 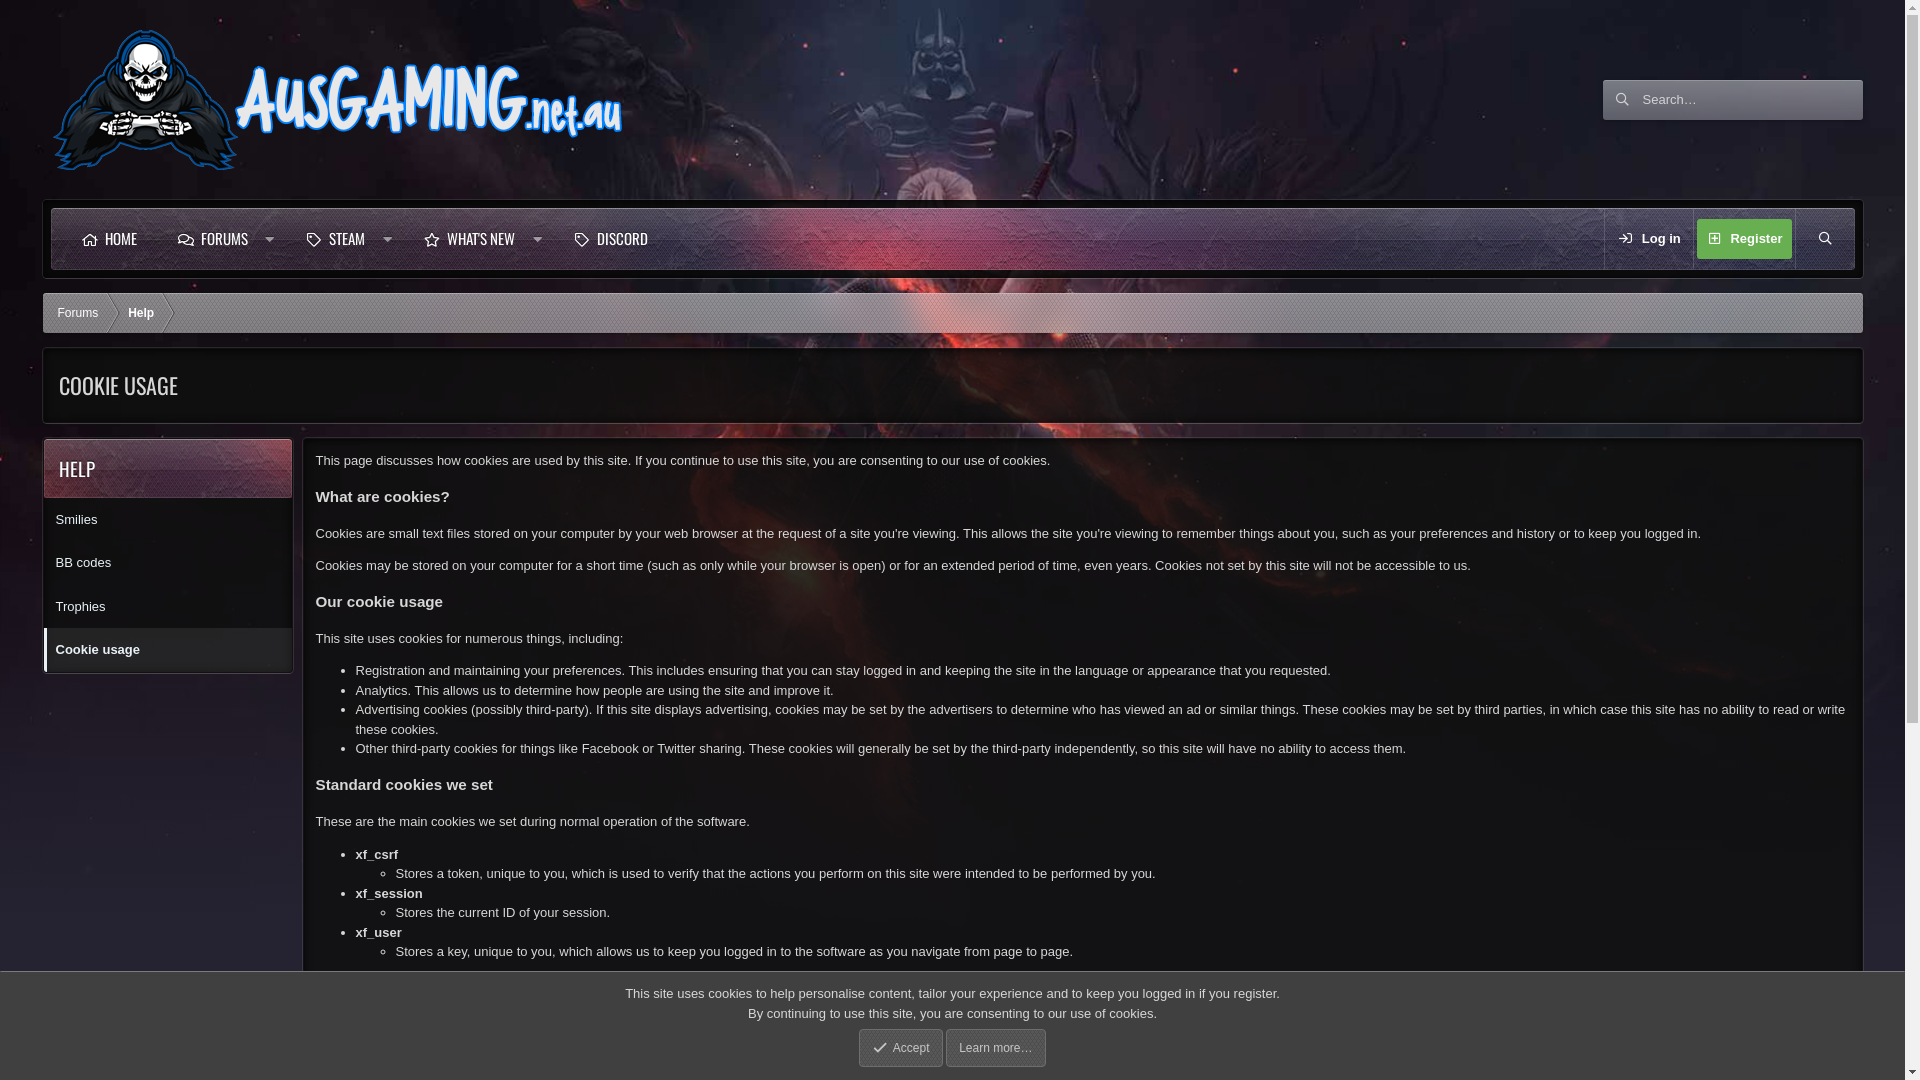 What do you see at coordinates (609, 238) in the screenshot?
I see `'DISCORD'` at bounding box center [609, 238].